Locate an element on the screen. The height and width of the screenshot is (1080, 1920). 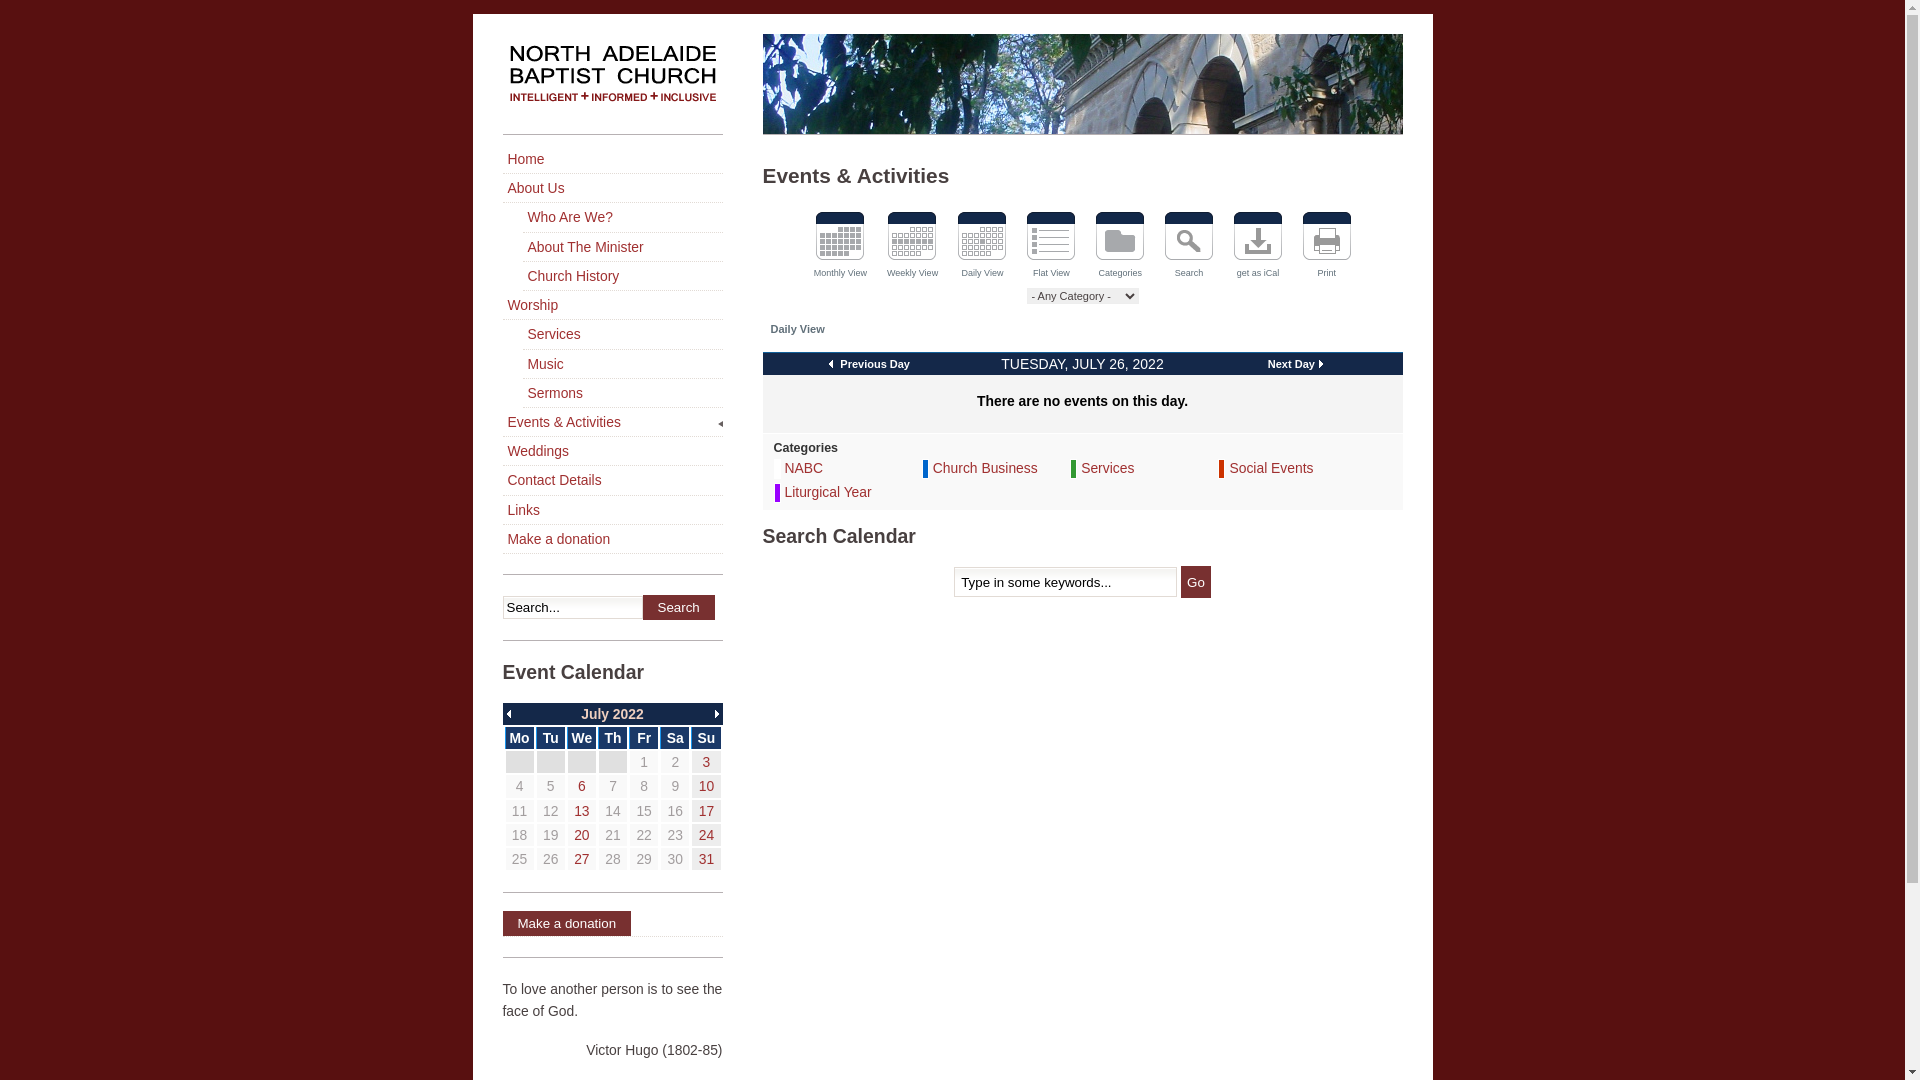
'Links' is located at coordinates (610, 509).